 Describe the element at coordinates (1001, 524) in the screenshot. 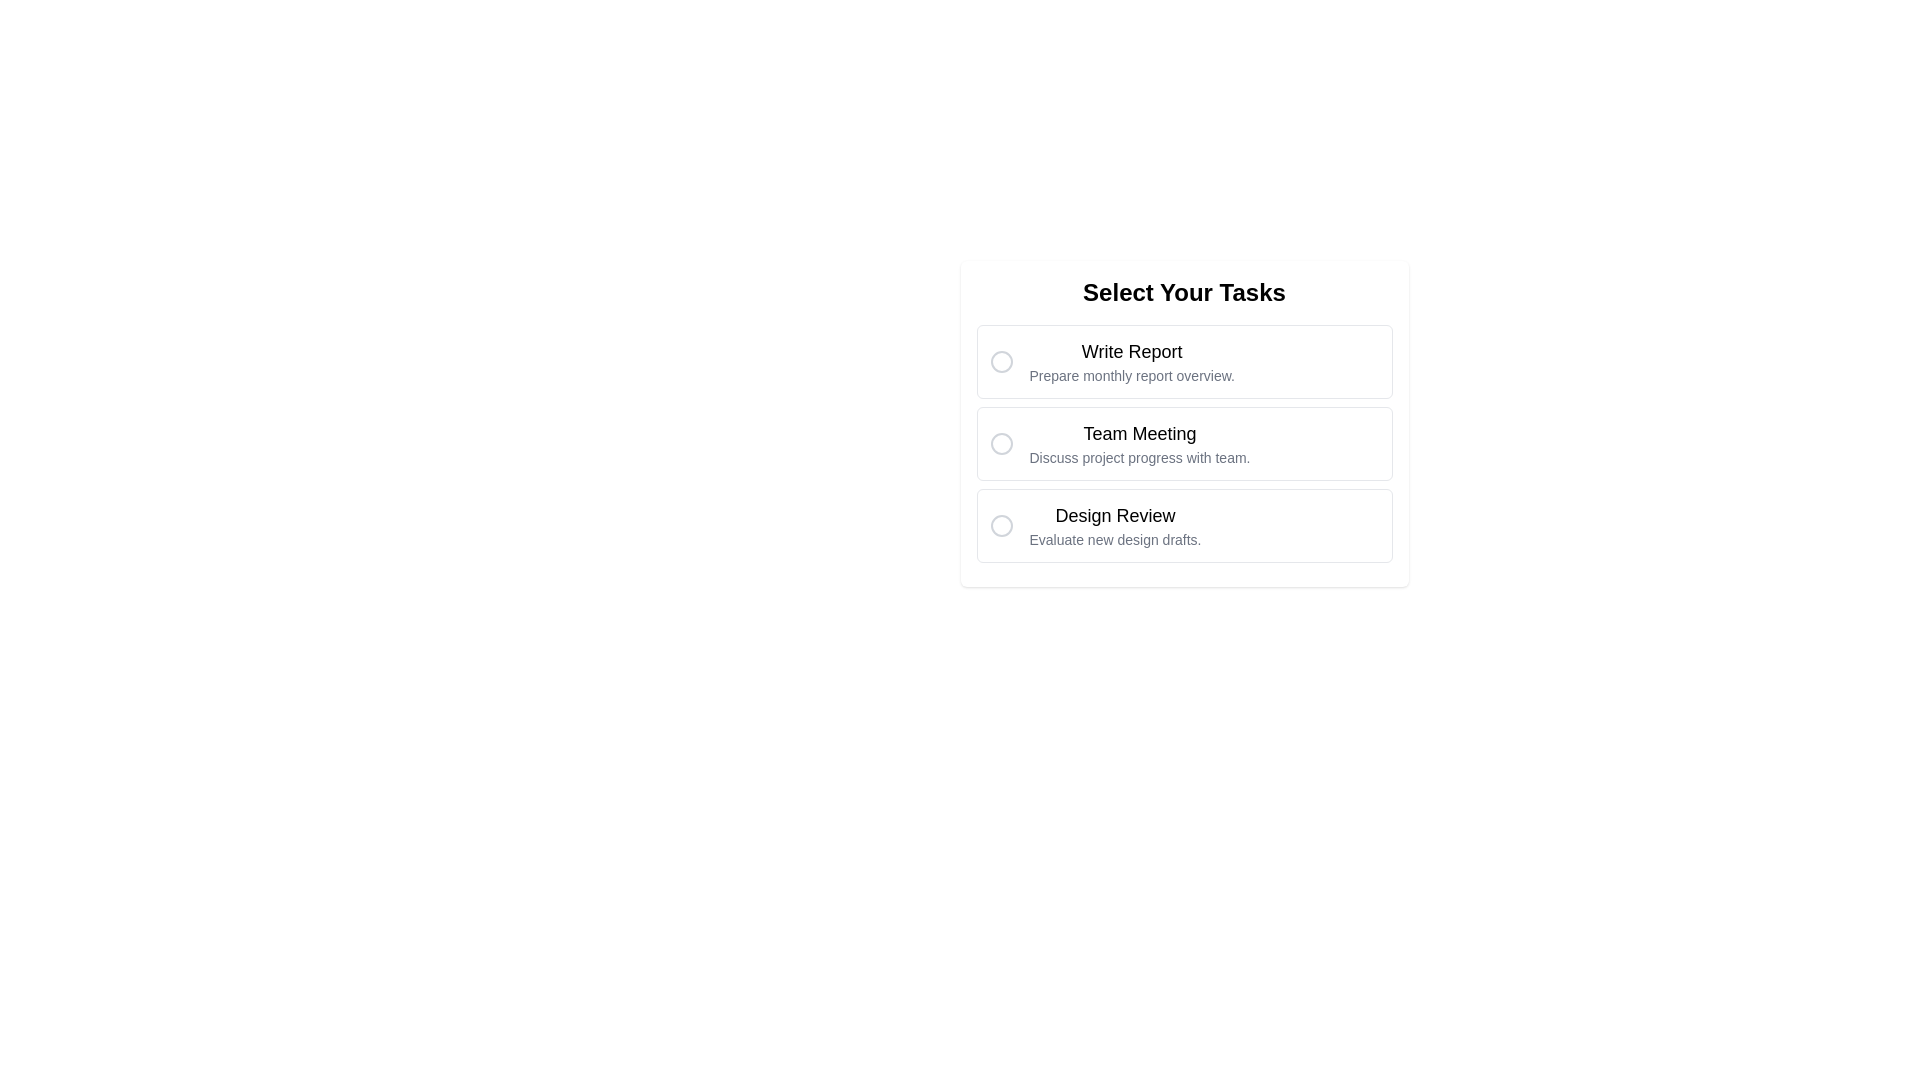

I see `the graphical icon representing the unselected radio button for the 'Design Review' task, located beside the task label at the bottom of the list of tasks` at that location.